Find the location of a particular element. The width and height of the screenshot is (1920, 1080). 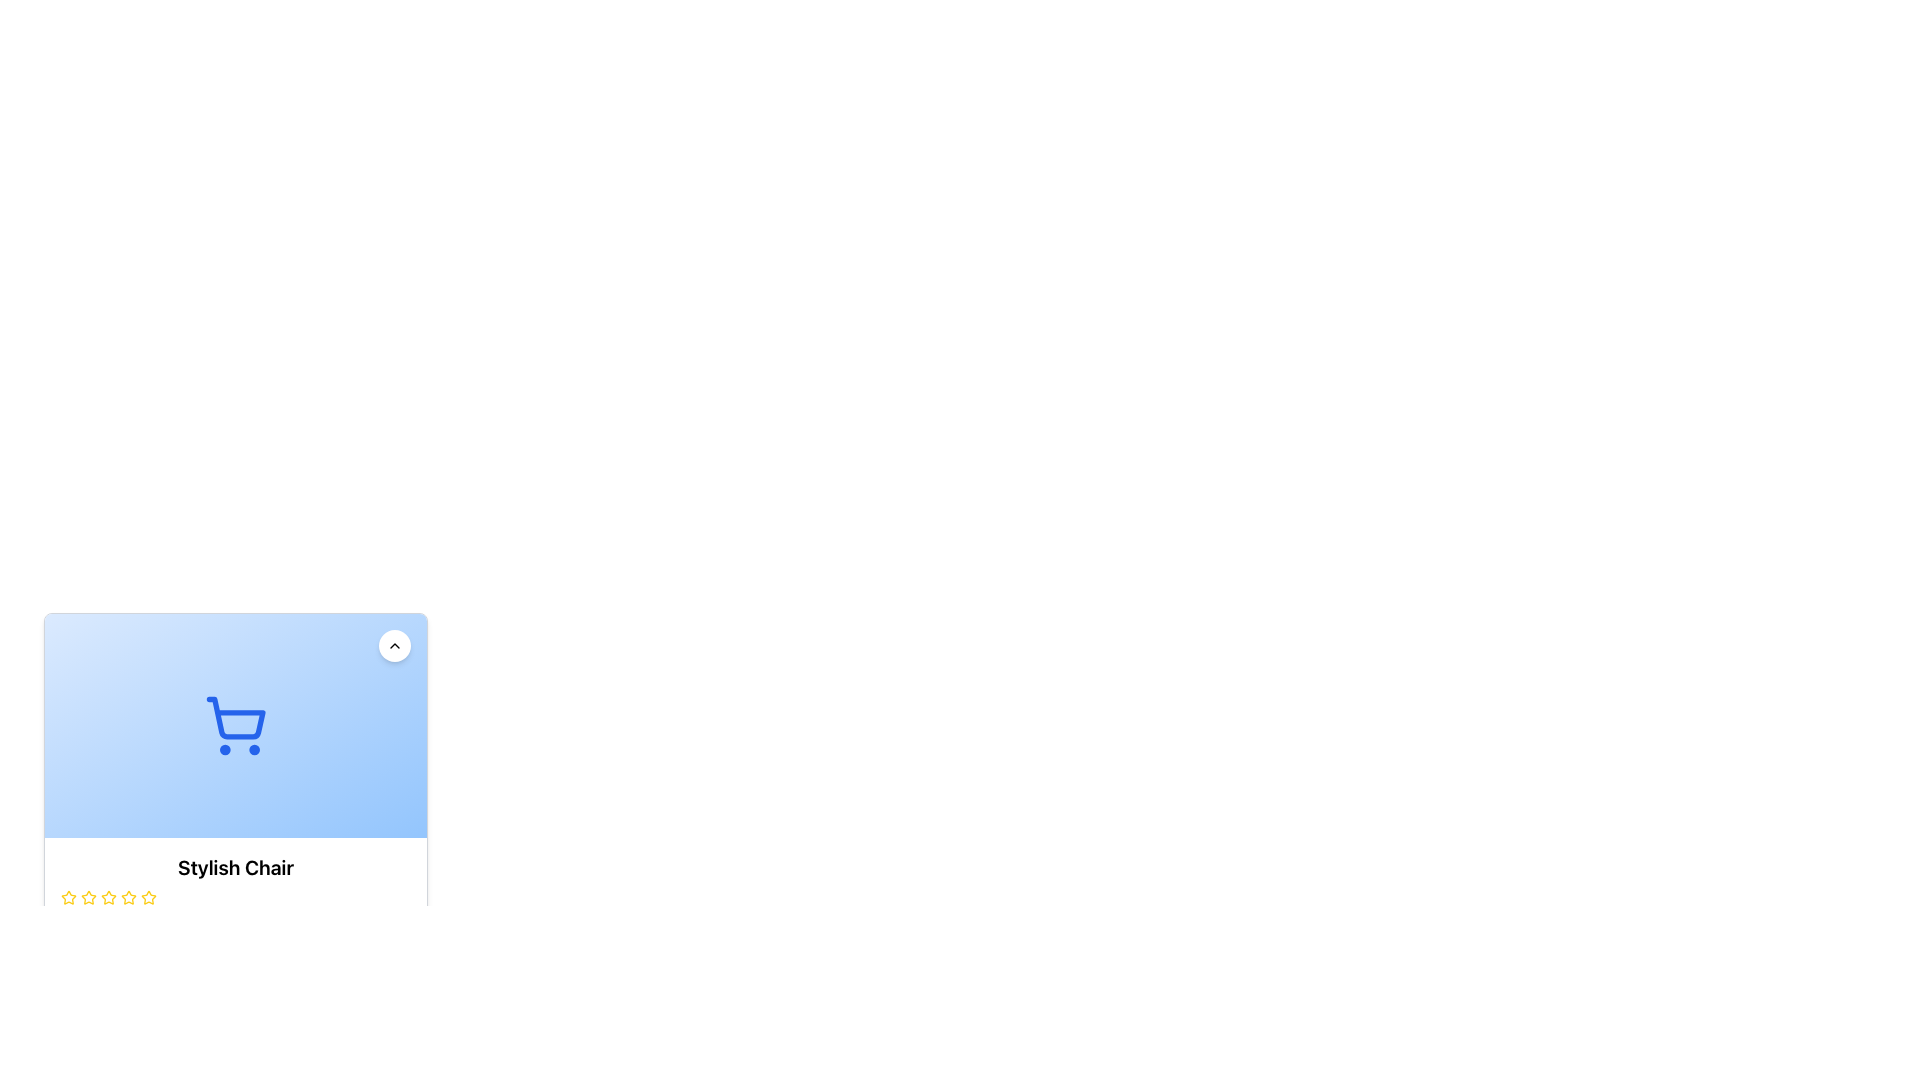

the second star-shaped rating icon with a yellow outline located below the 'Stylish Chair' title to rate the product is located at coordinates (88, 897).